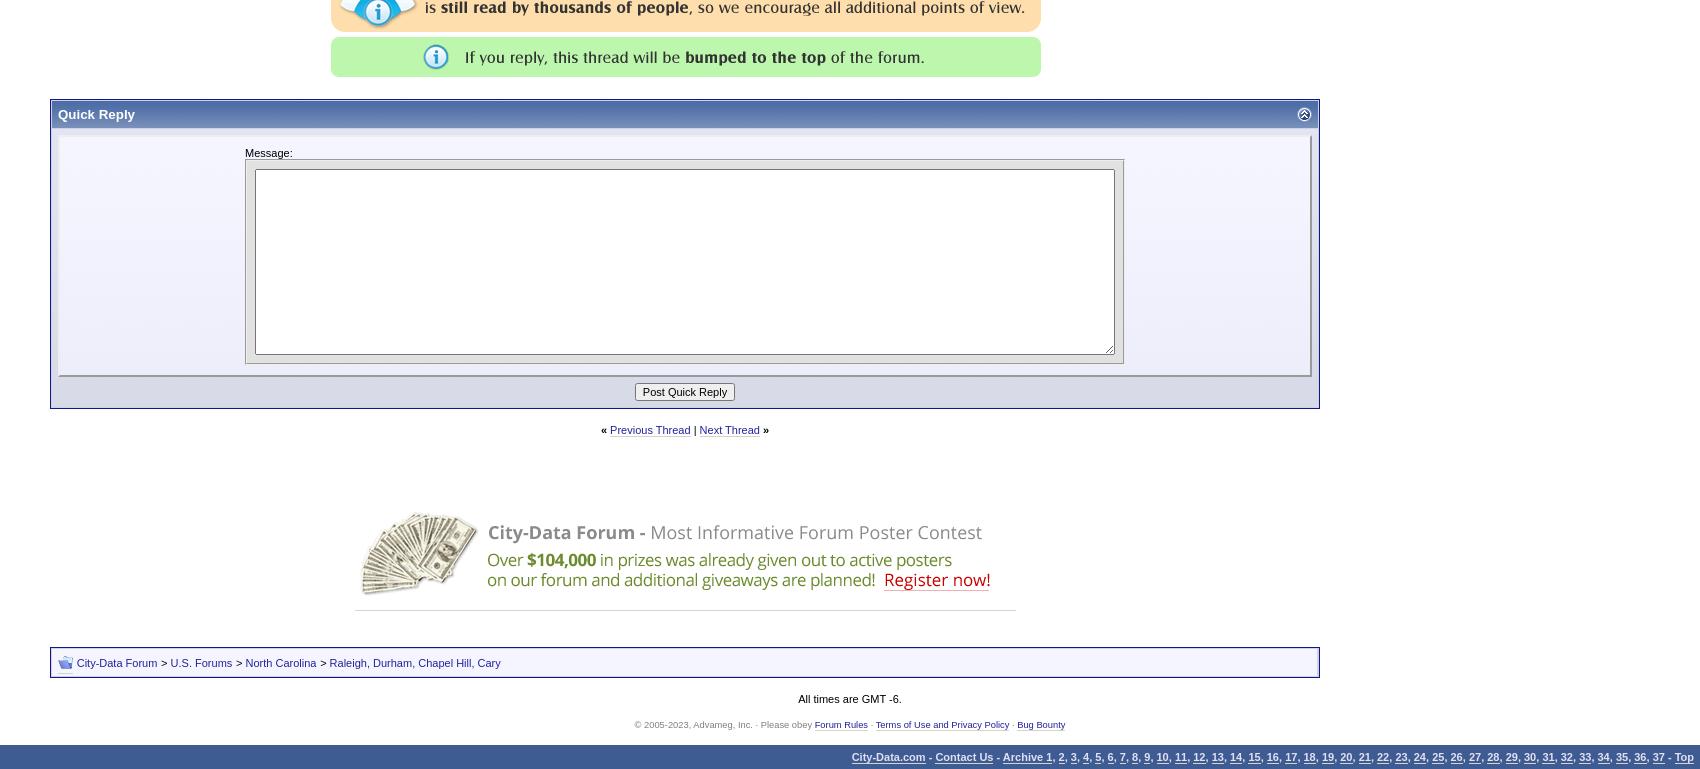 The width and height of the screenshot is (1700, 769). Describe the element at coordinates (1620, 756) in the screenshot. I see `'35'` at that location.